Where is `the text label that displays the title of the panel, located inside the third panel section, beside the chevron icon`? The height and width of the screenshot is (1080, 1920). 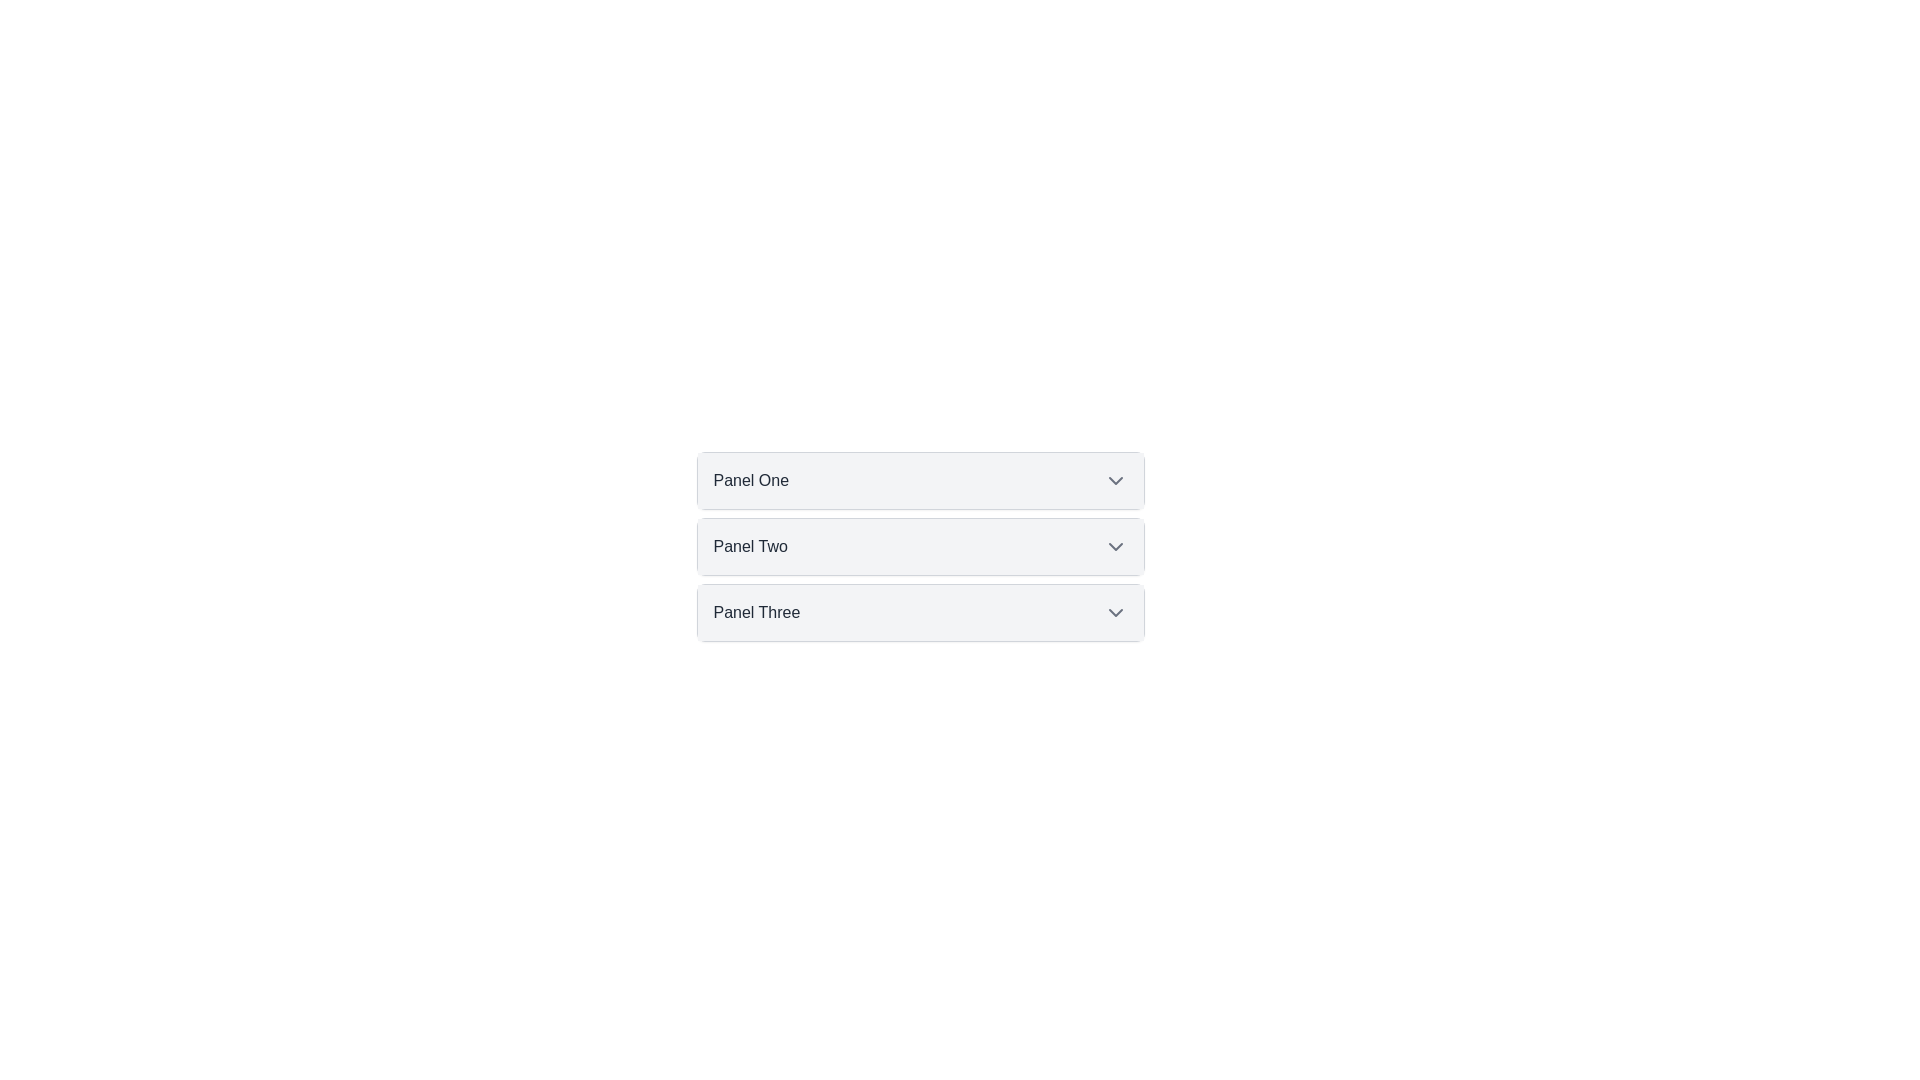 the text label that displays the title of the panel, located inside the third panel section, beside the chevron icon is located at coordinates (755, 612).